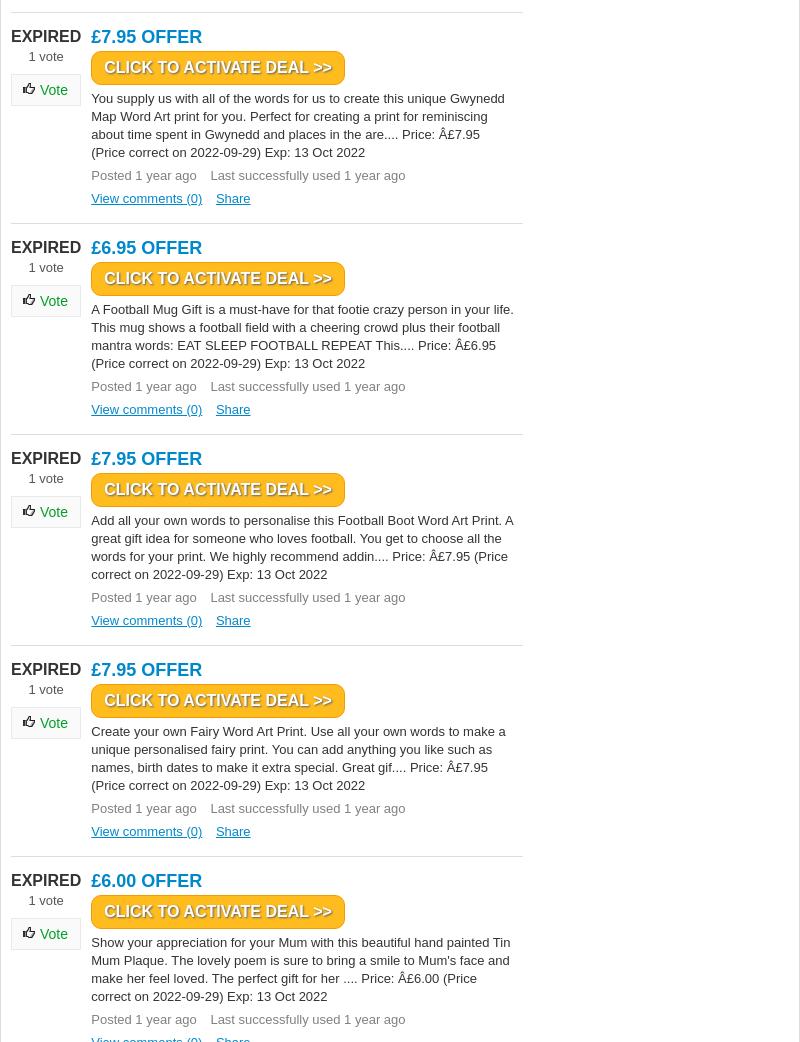 Image resolution: width=800 pixels, height=1042 pixels. What do you see at coordinates (298, 757) in the screenshot?
I see `'Create your own Fairy Word Art Print. Use all your own words to make a unique personalised fairy print. You can add anything you like such as names, birth dates to make it extra special. Great gif.... Price: Â£7.95 (Price correct on 2022-09-29) Exp: 13 Oct 2022'` at bounding box center [298, 757].